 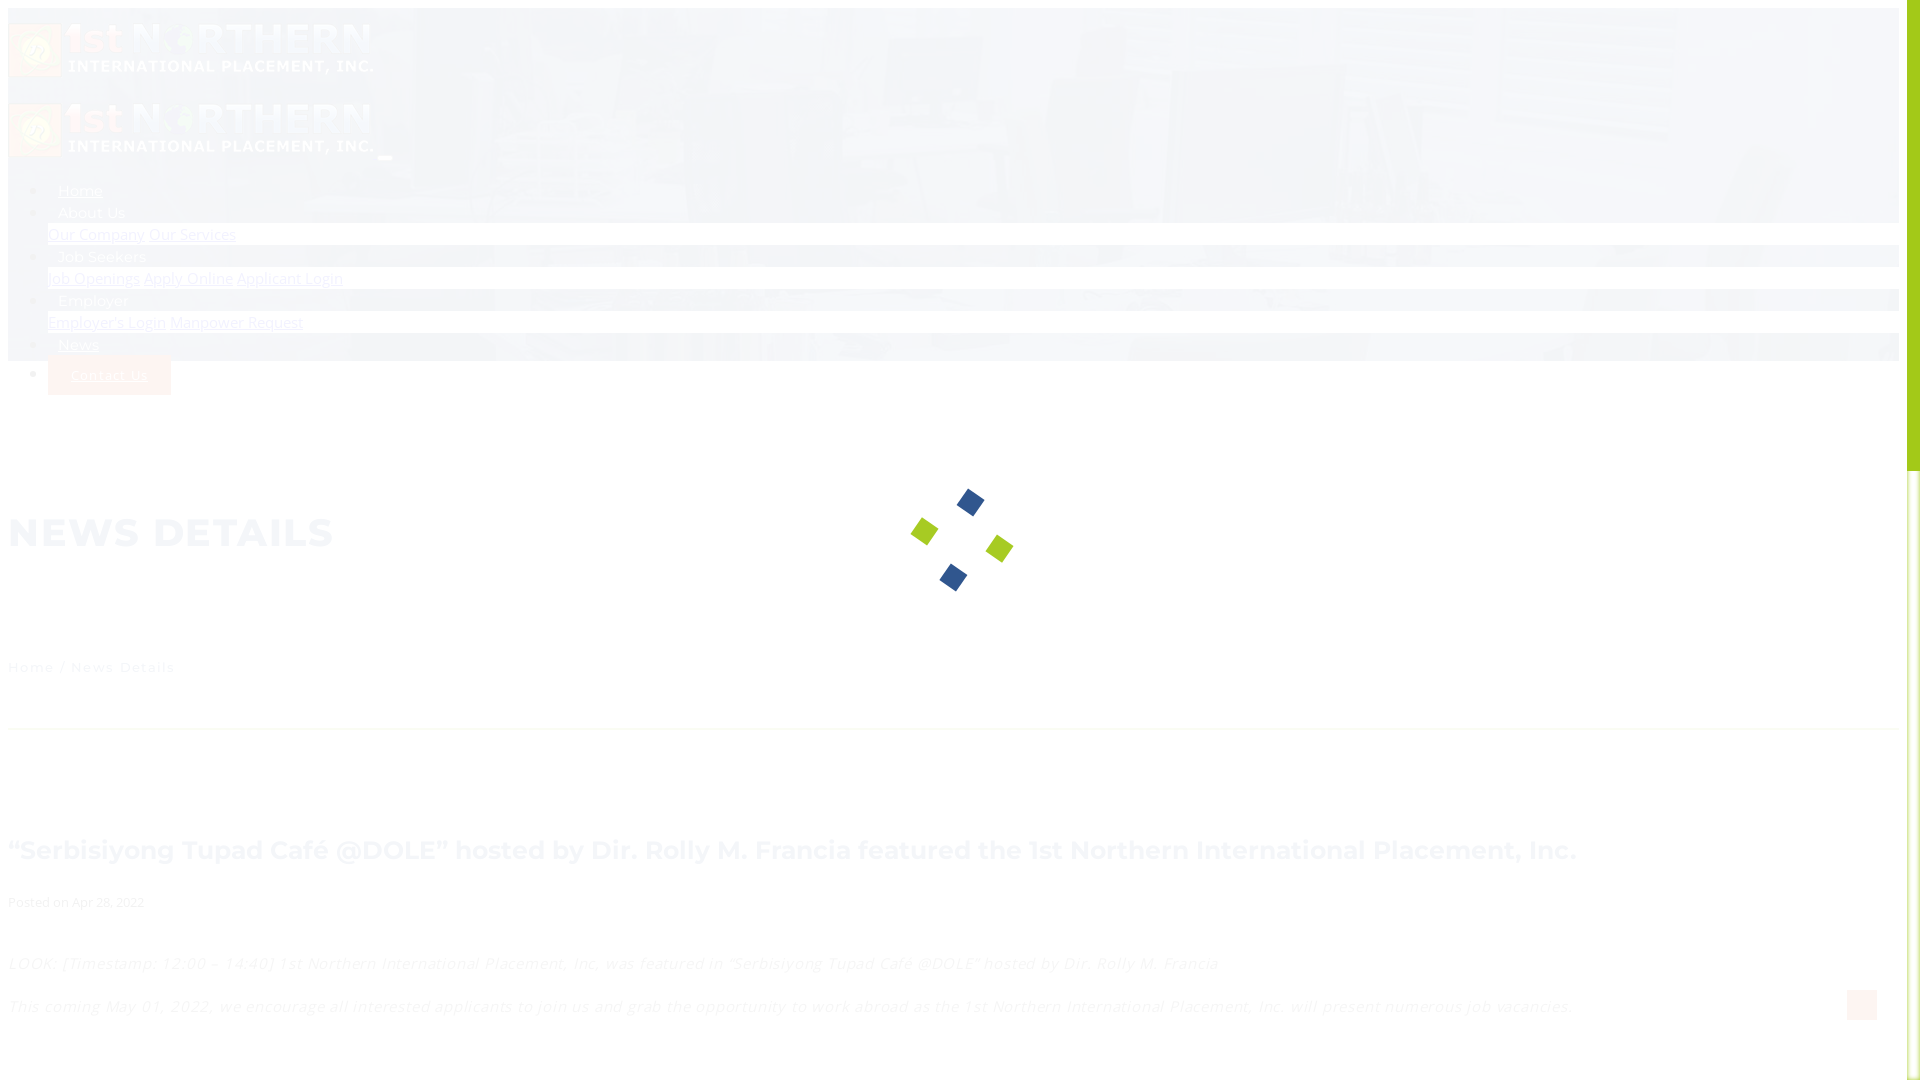 What do you see at coordinates (236, 321) in the screenshot?
I see `'Manpower Request'` at bounding box center [236, 321].